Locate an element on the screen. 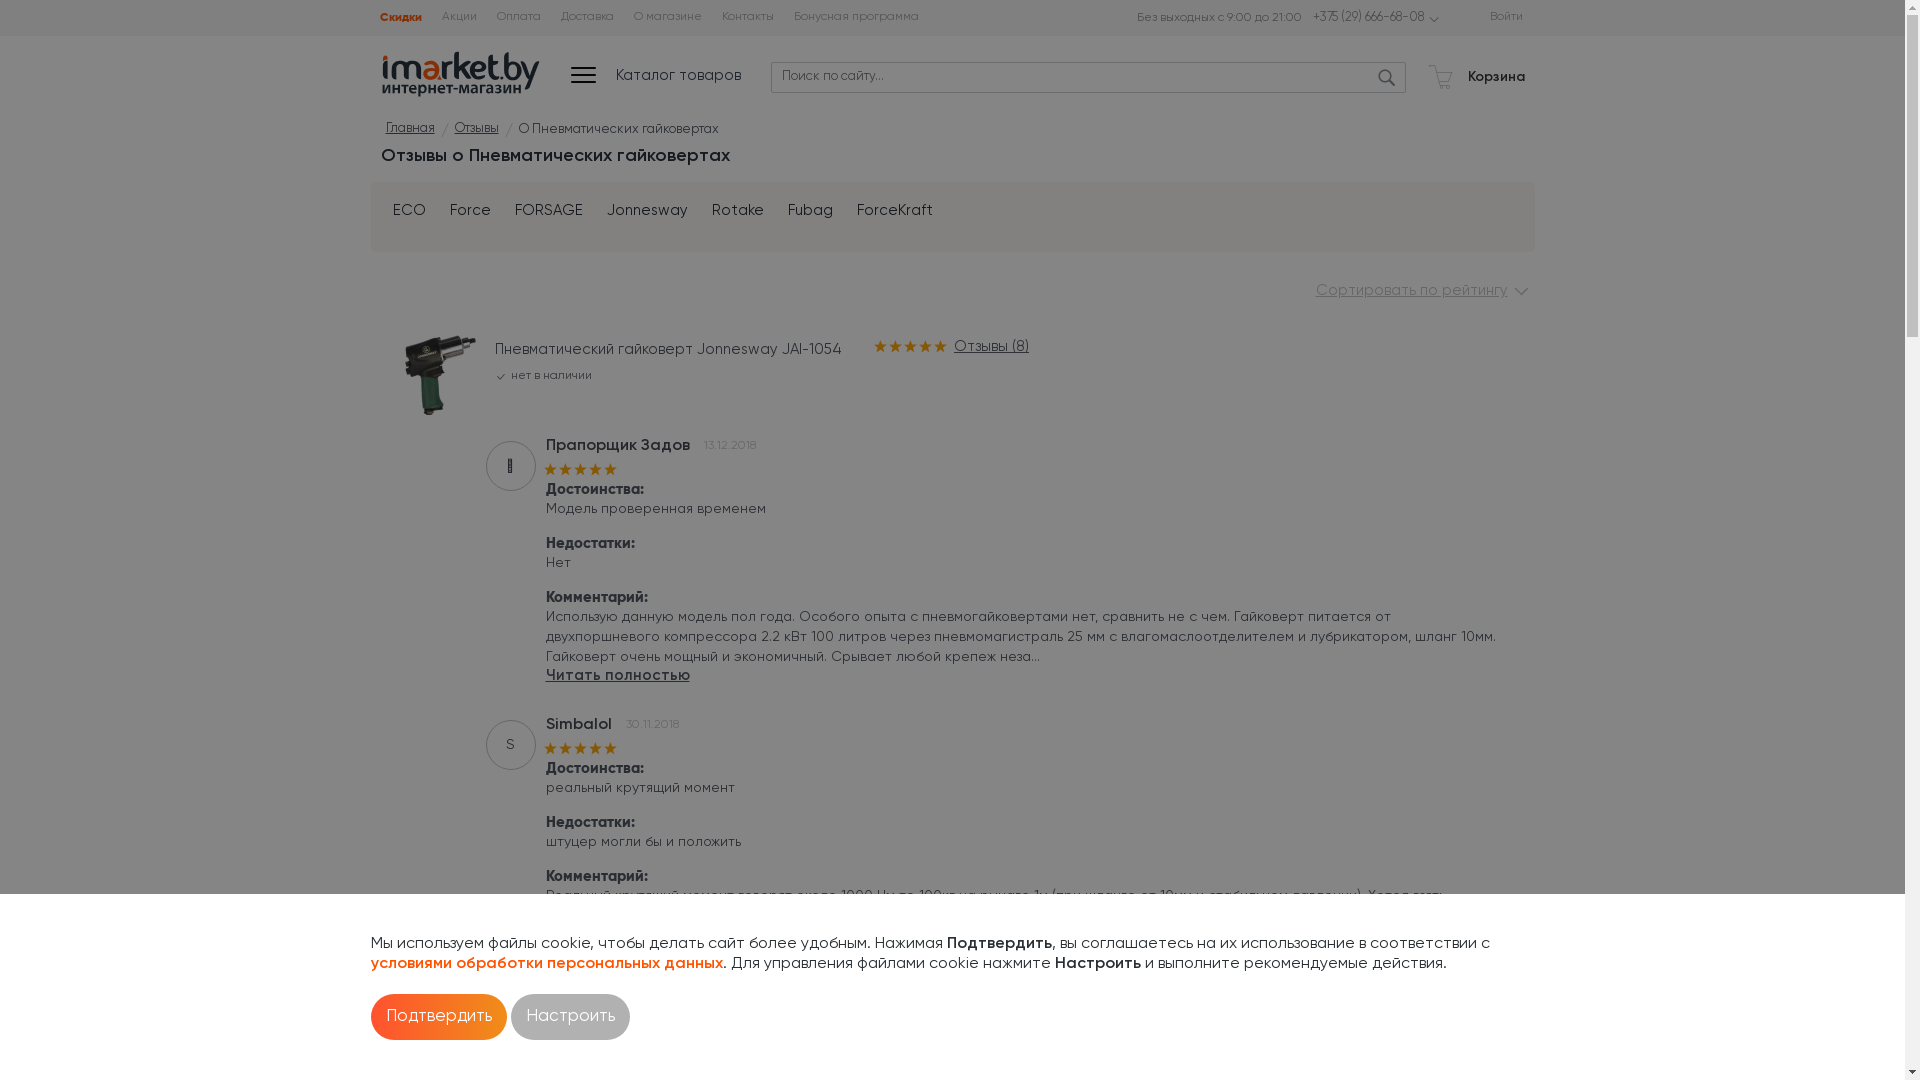  'ECO' is located at coordinates (407, 211).